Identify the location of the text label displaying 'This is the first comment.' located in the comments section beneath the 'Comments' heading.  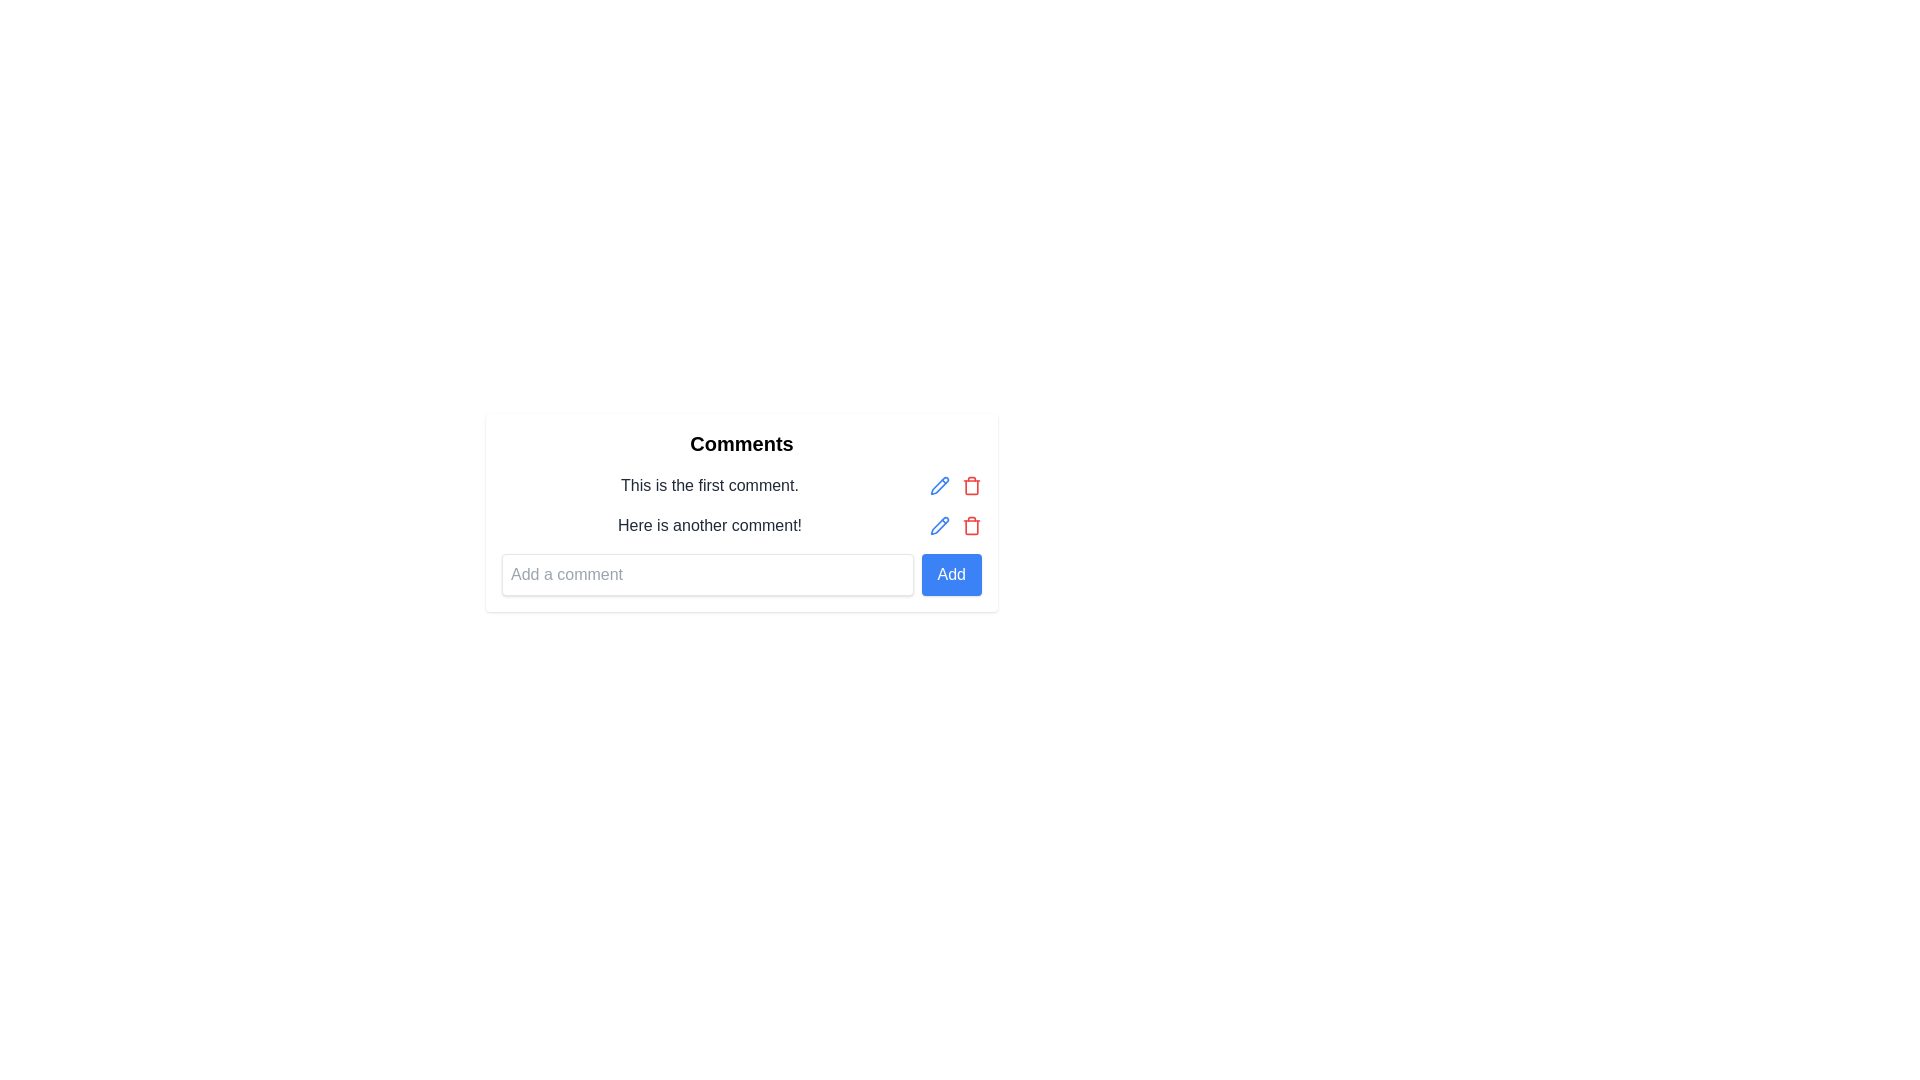
(710, 486).